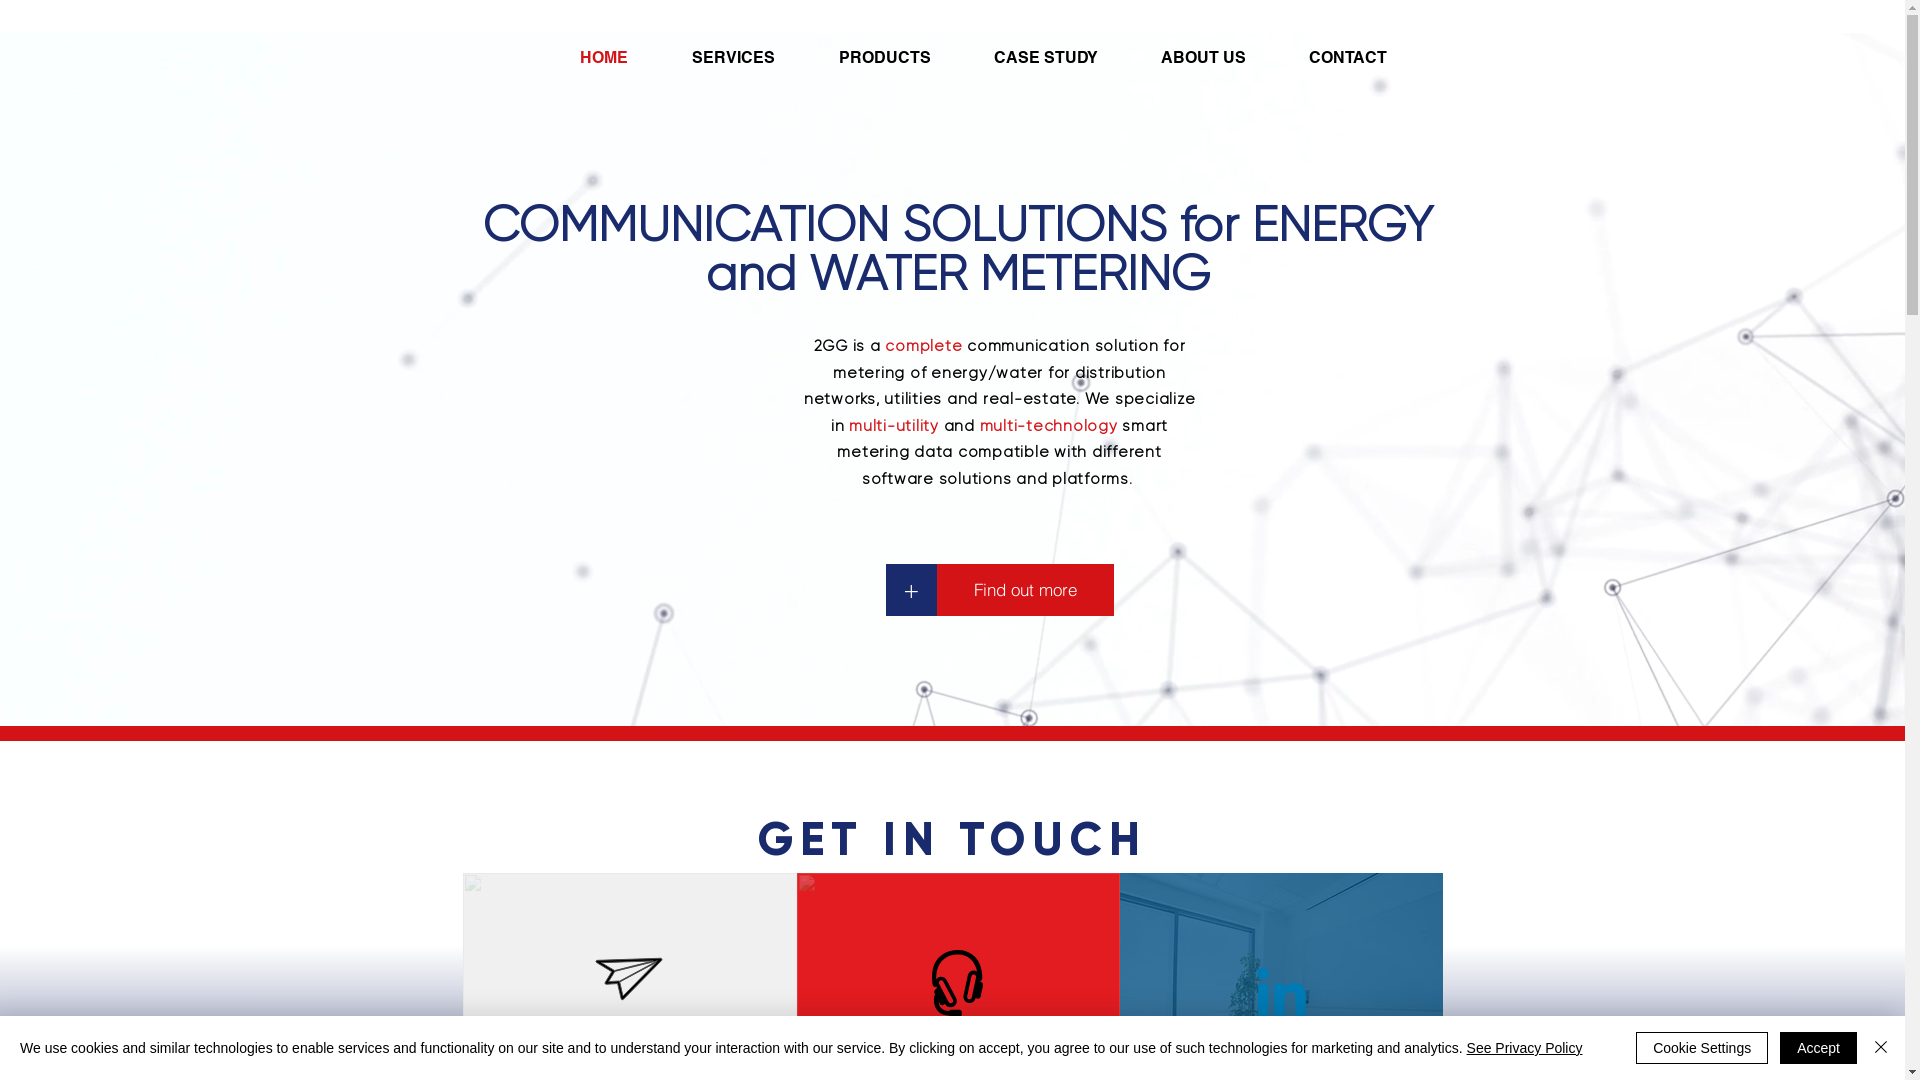 The width and height of the screenshot is (1920, 1080). What do you see at coordinates (1818, 1047) in the screenshot?
I see `'Accept'` at bounding box center [1818, 1047].